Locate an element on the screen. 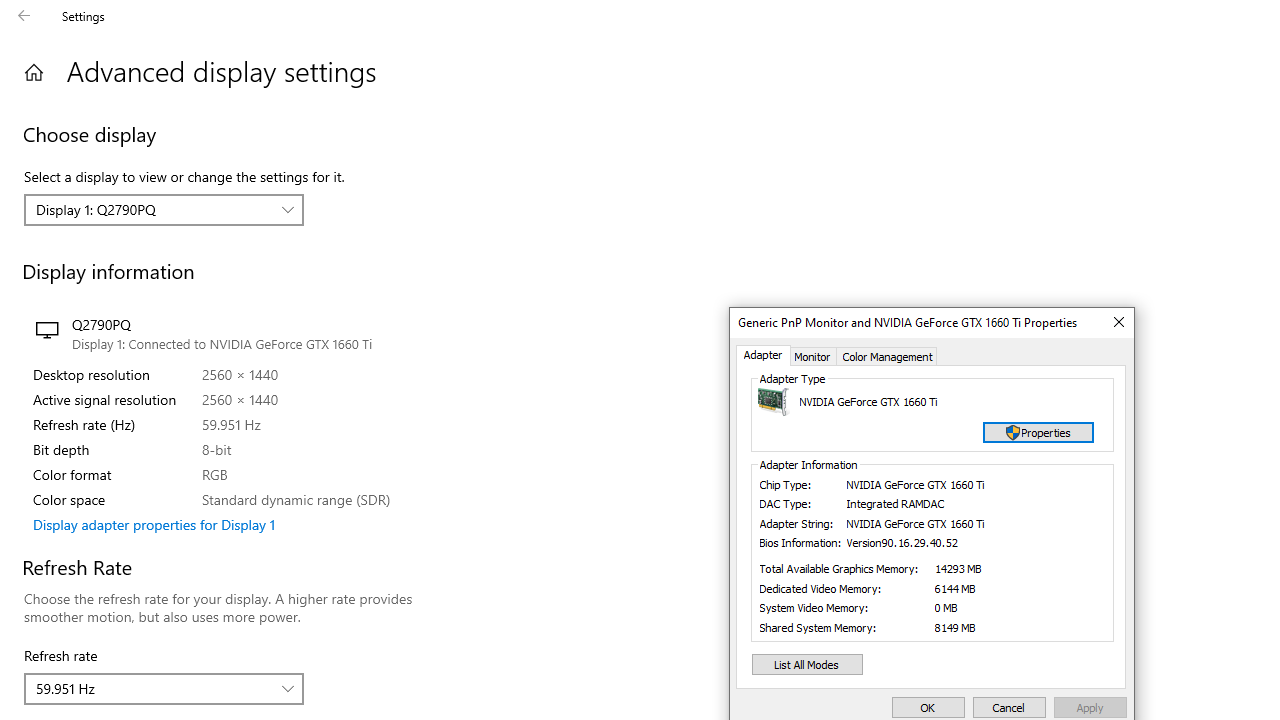  'Adapter' is located at coordinates (762, 355).